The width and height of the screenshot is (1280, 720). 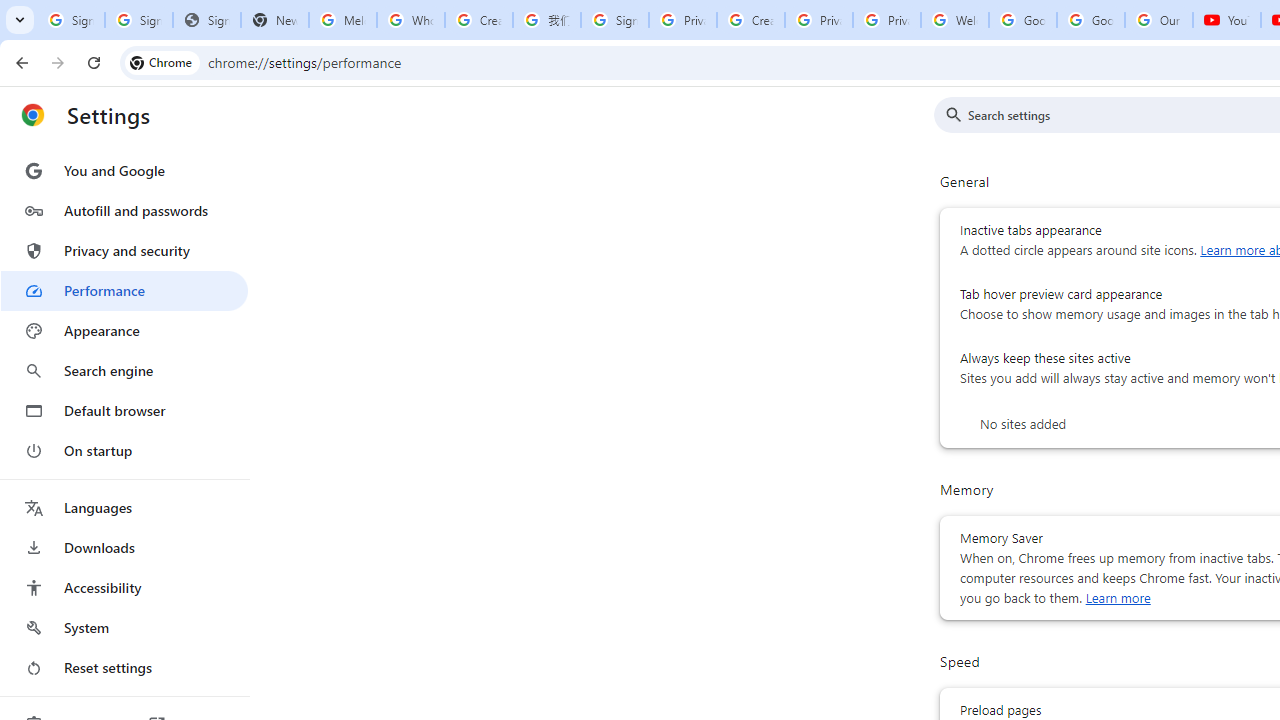 What do you see at coordinates (614, 20) in the screenshot?
I see `'Sign in - Google Accounts'` at bounding box center [614, 20].